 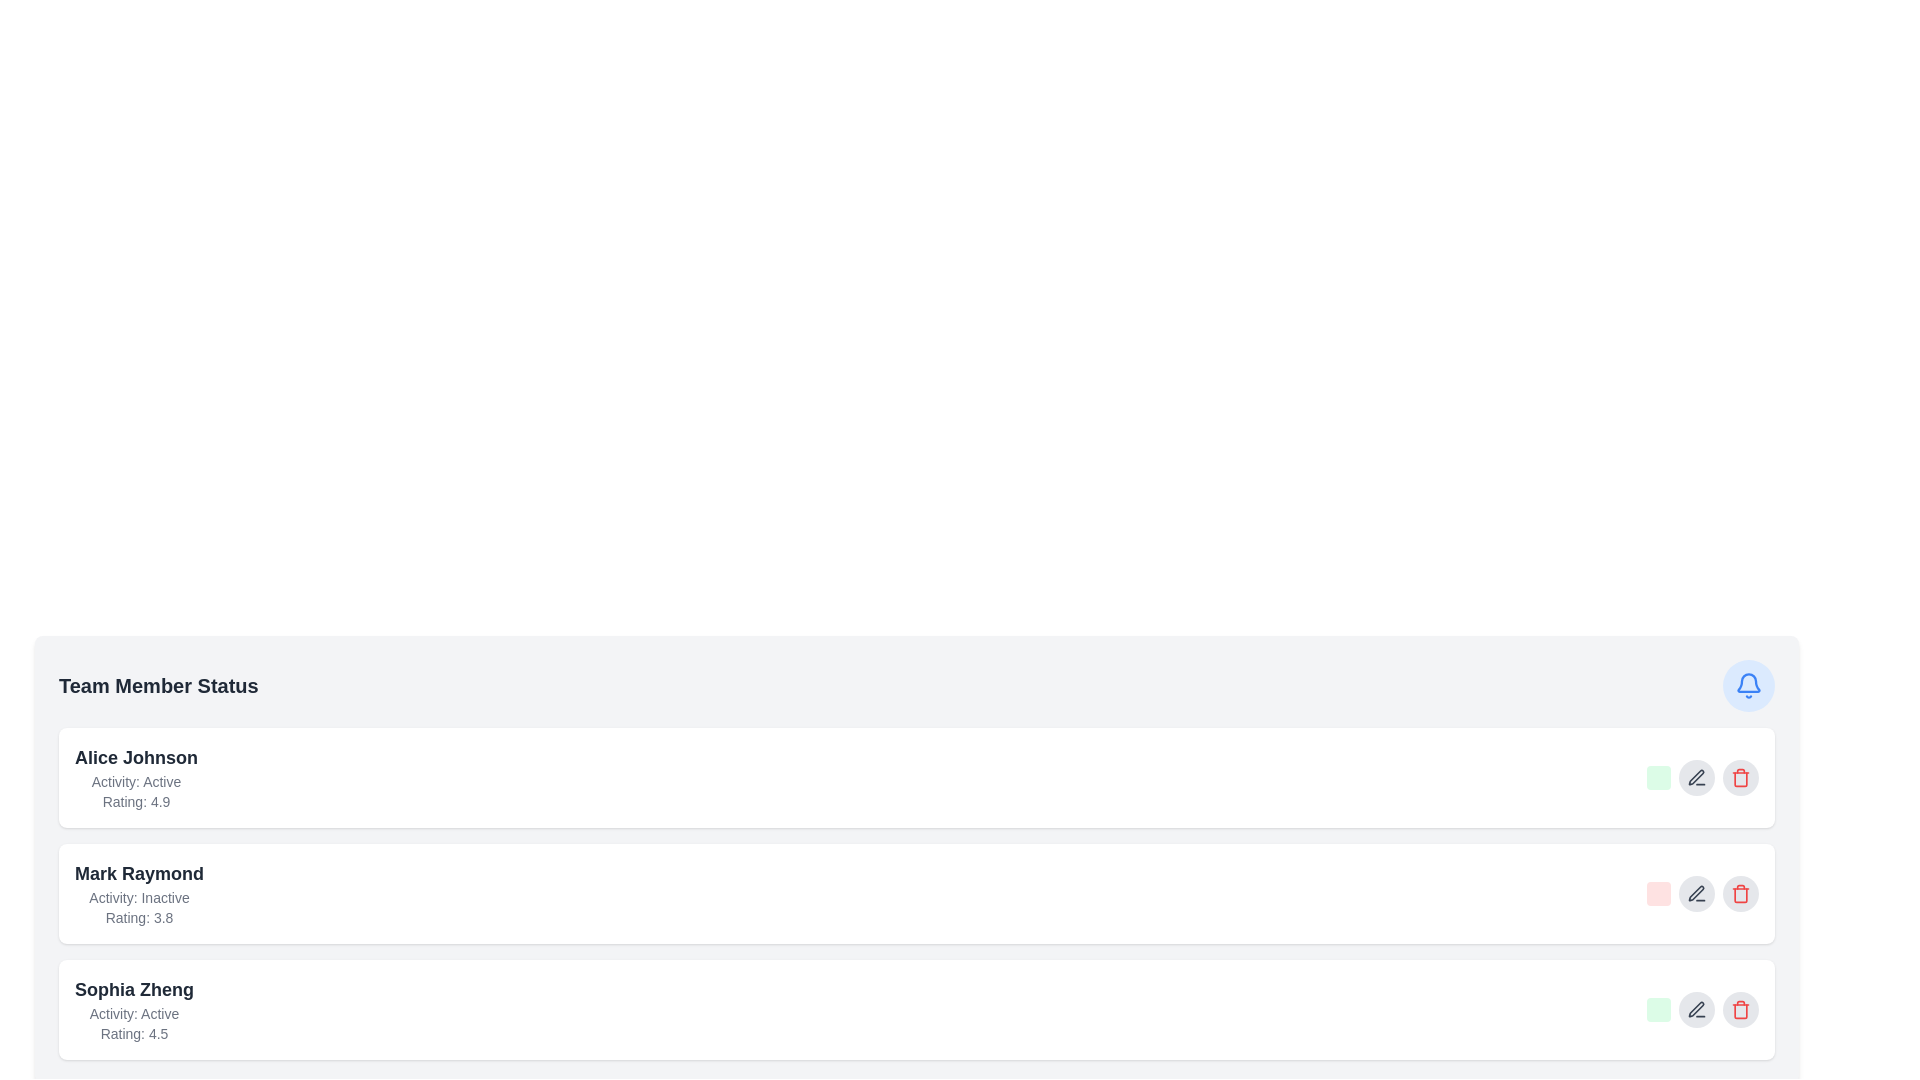 I want to click on the circular 'Inactive' status icon located inside the badge for 'Mark Raymond' in the second row of the team members list, so click(x=1670, y=897).